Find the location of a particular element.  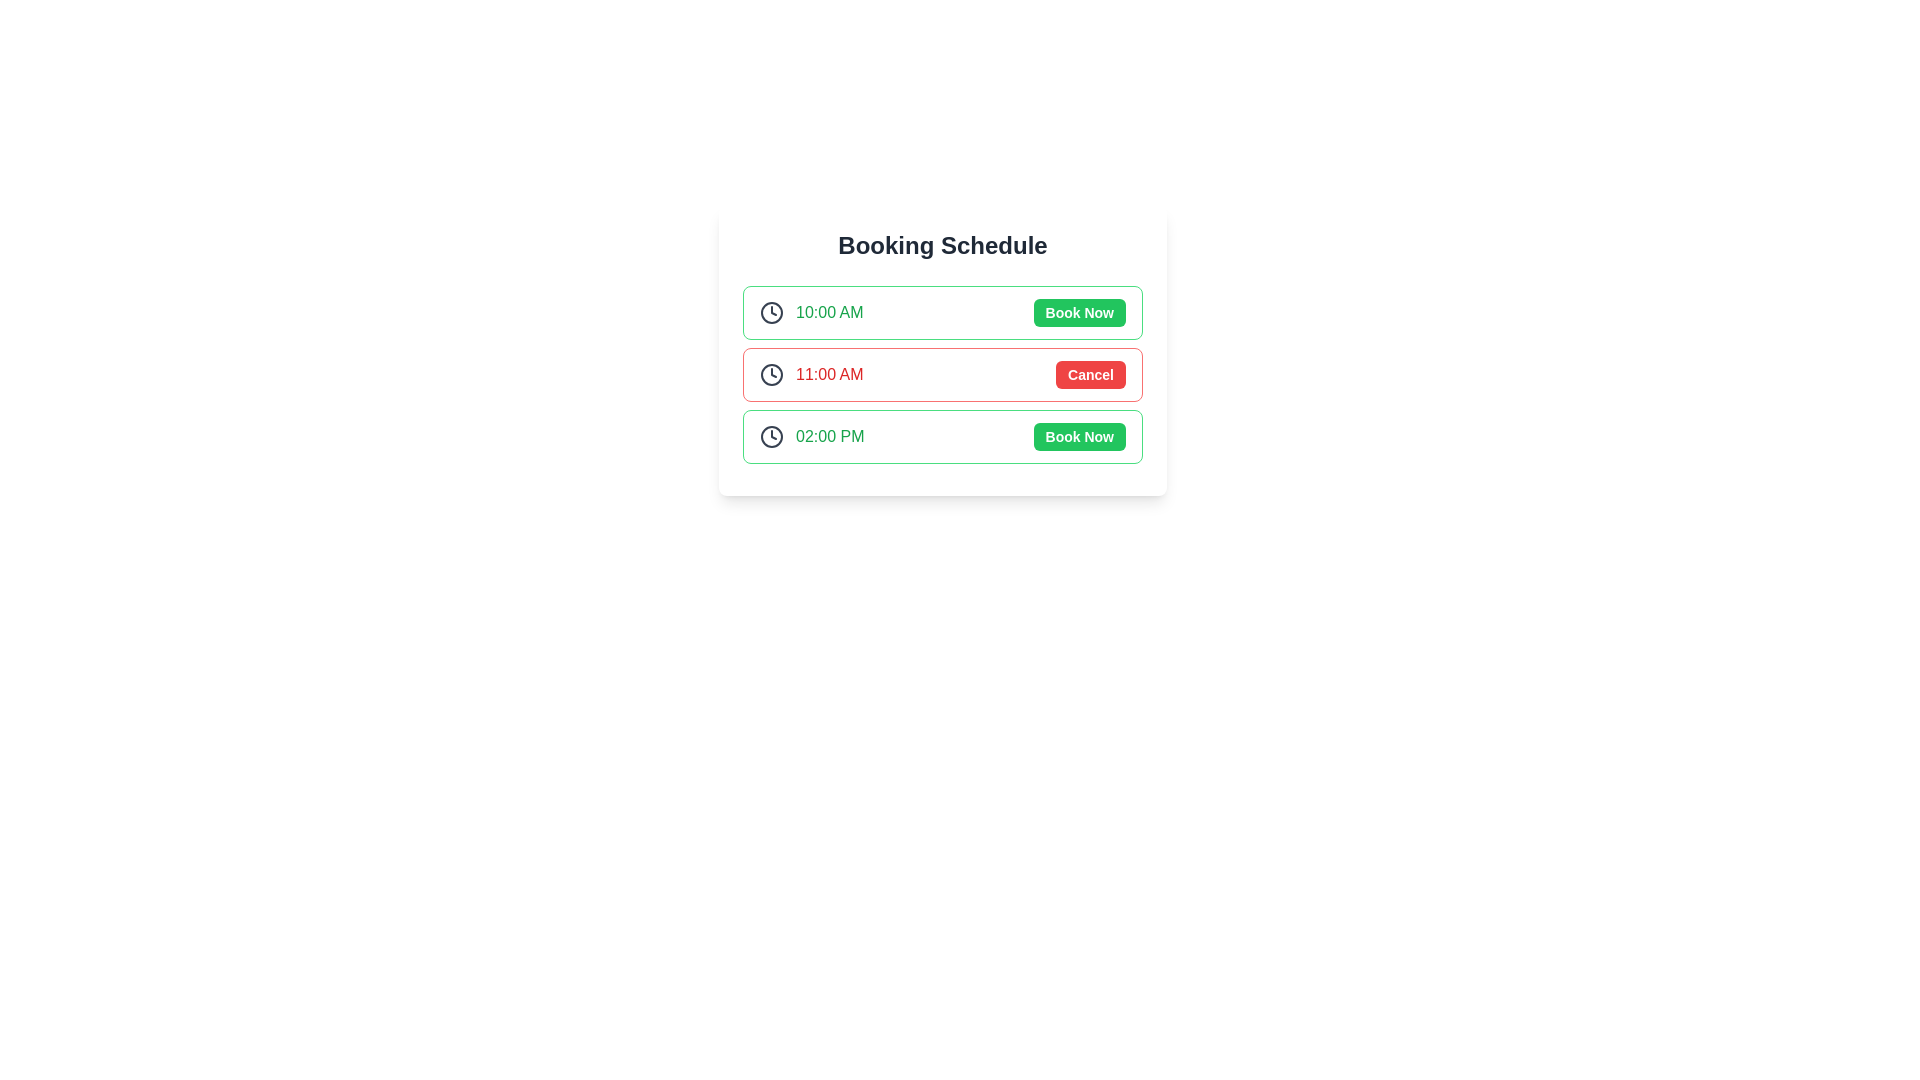

the Booking option card for the '10:00 AM' time slot, which is the first entry in the 'Booking Schedule' section is located at coordinates (941, 312).